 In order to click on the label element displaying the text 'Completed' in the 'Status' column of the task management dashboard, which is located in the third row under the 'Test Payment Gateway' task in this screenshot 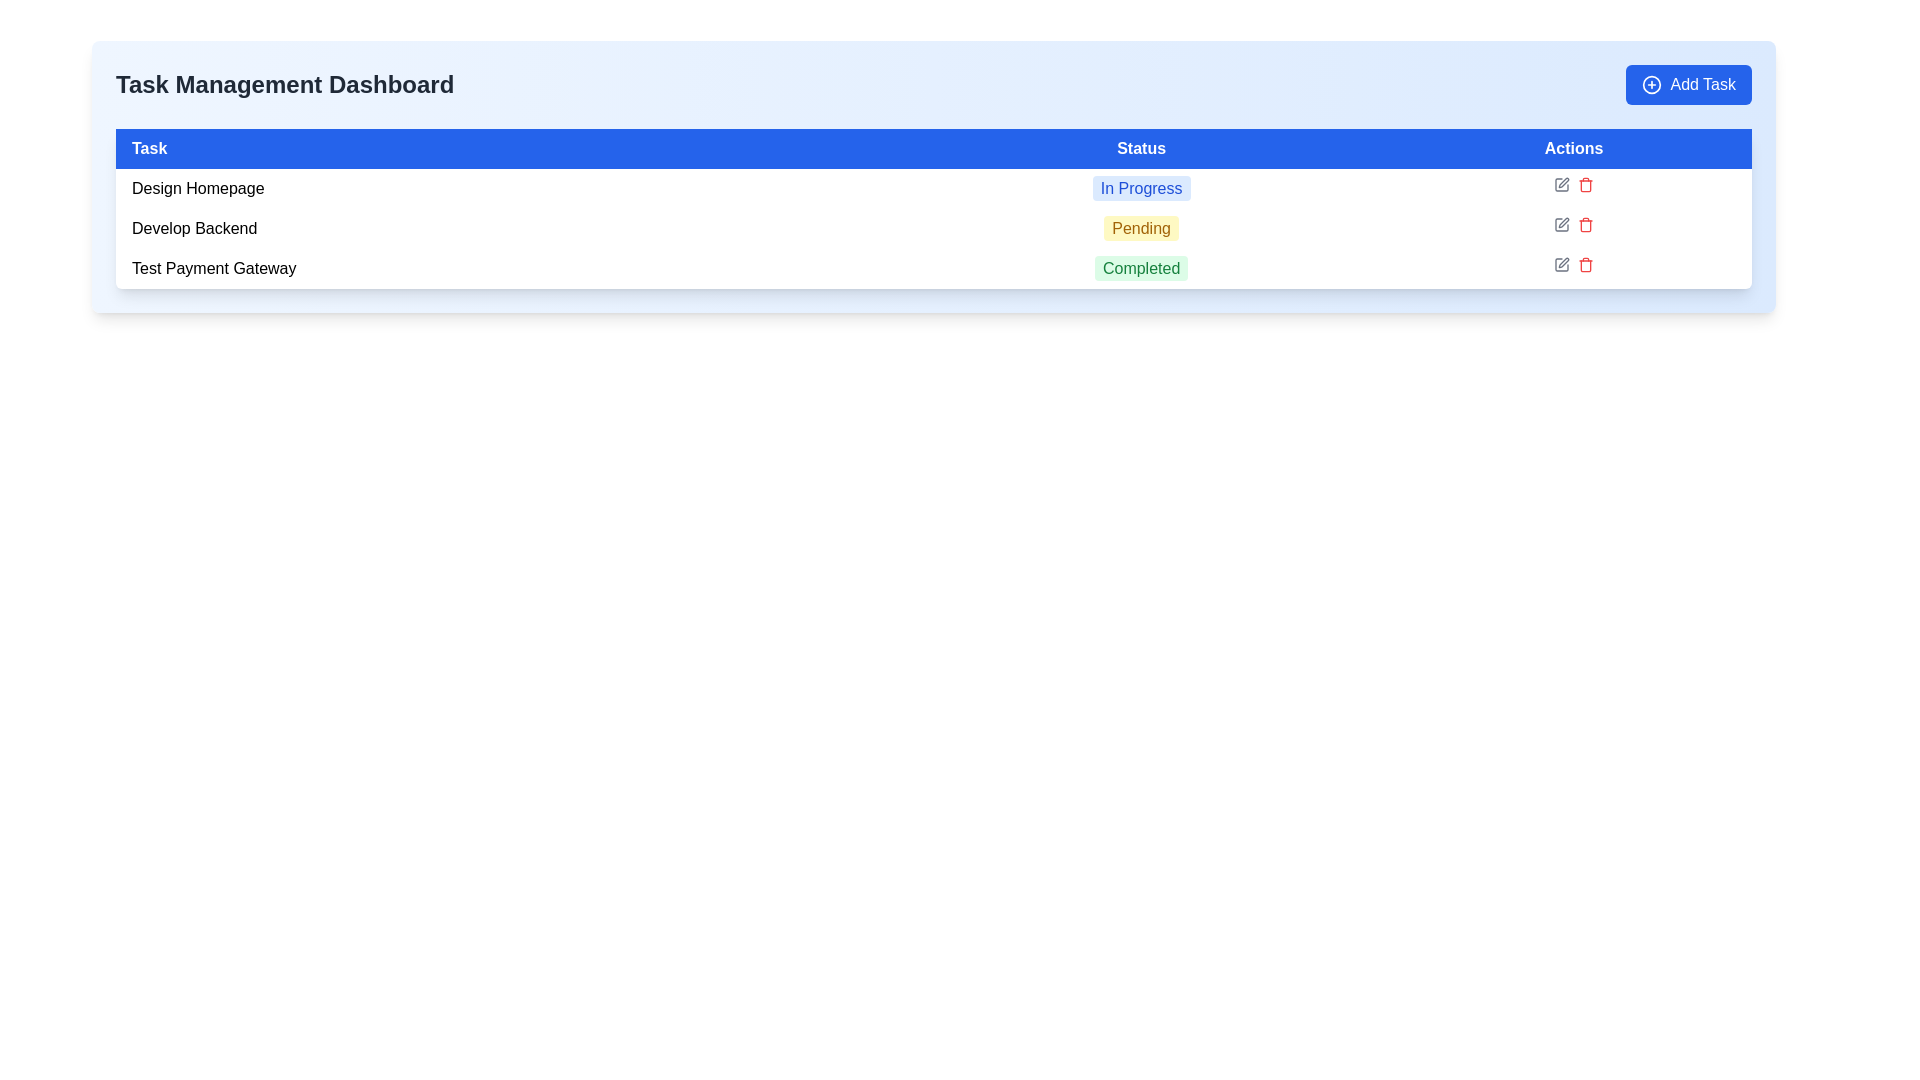, I will do `click(1141, 267)`.